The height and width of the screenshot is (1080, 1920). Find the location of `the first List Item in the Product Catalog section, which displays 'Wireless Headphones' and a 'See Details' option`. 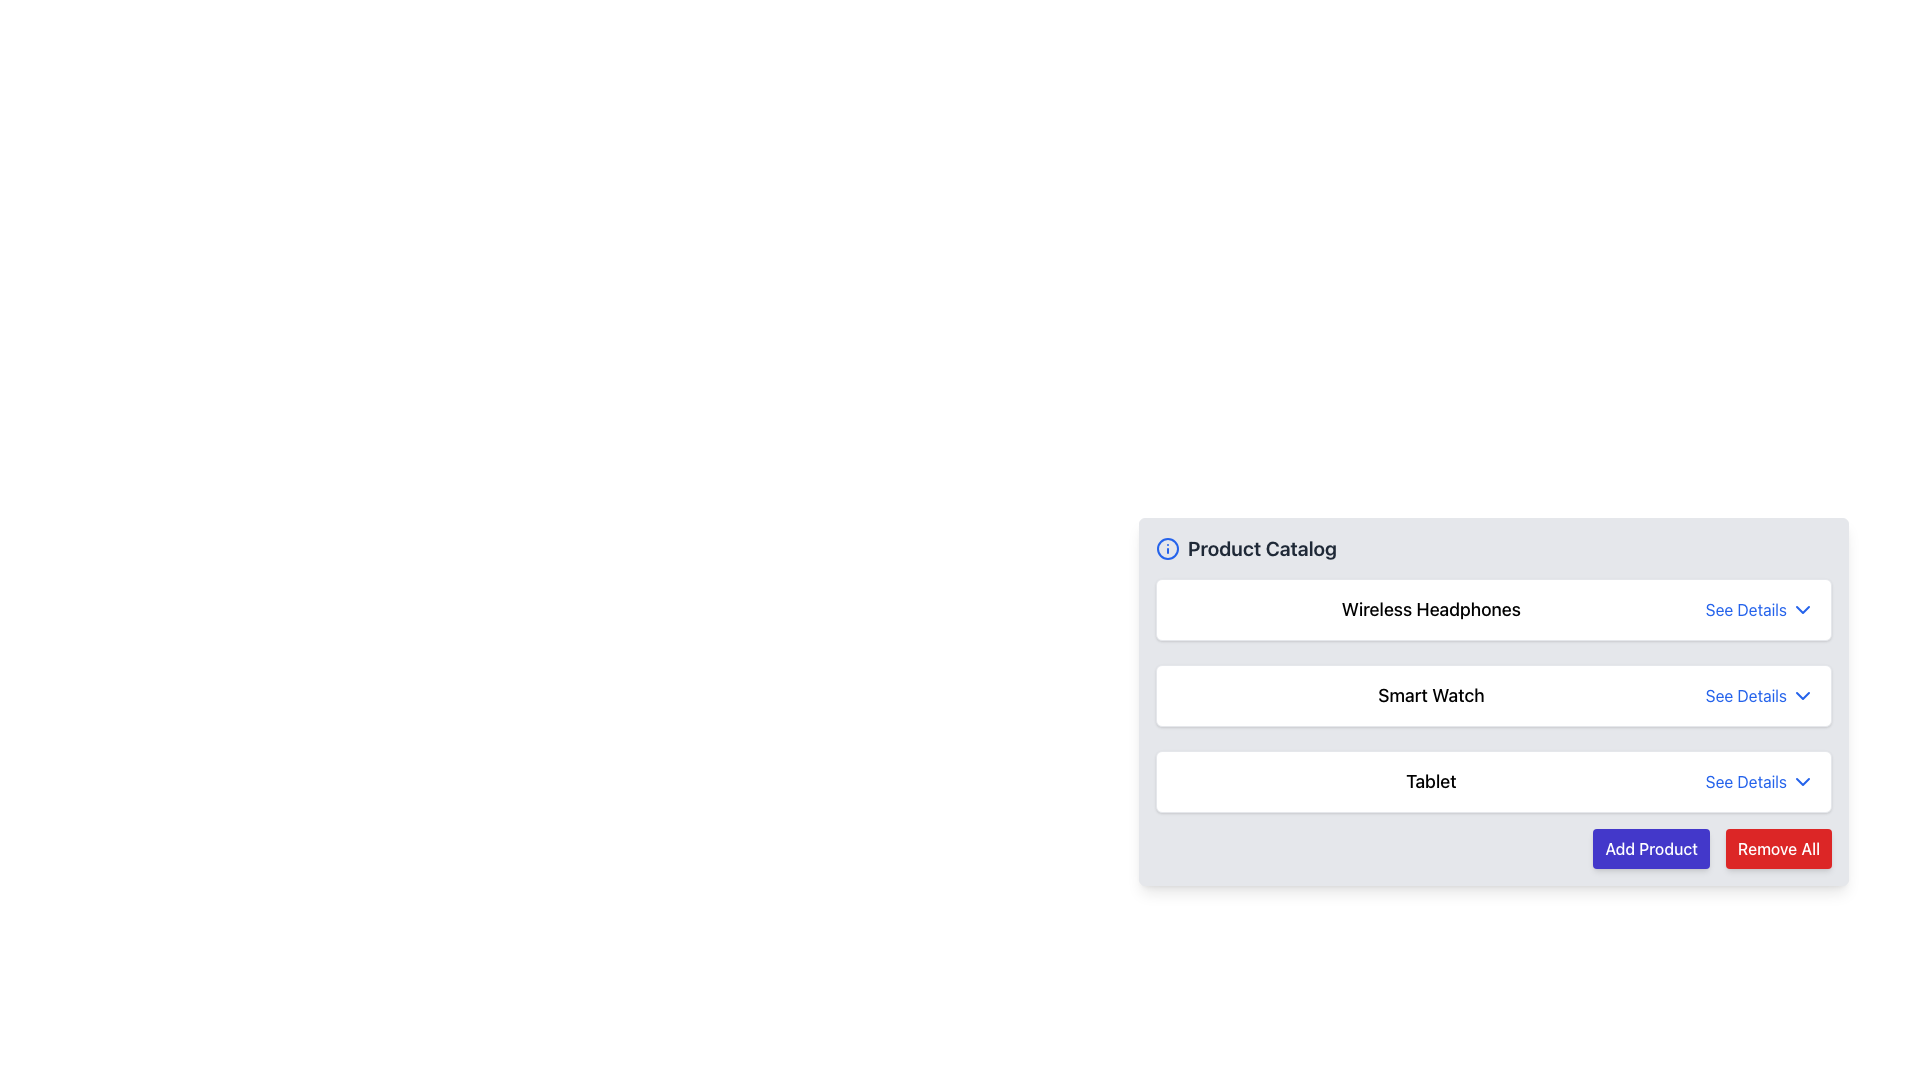

the first List Item in the Product Catalog section, which displays 'Wireless Headphones' and a 'See Details' option is located at coordinates (1493, 608).